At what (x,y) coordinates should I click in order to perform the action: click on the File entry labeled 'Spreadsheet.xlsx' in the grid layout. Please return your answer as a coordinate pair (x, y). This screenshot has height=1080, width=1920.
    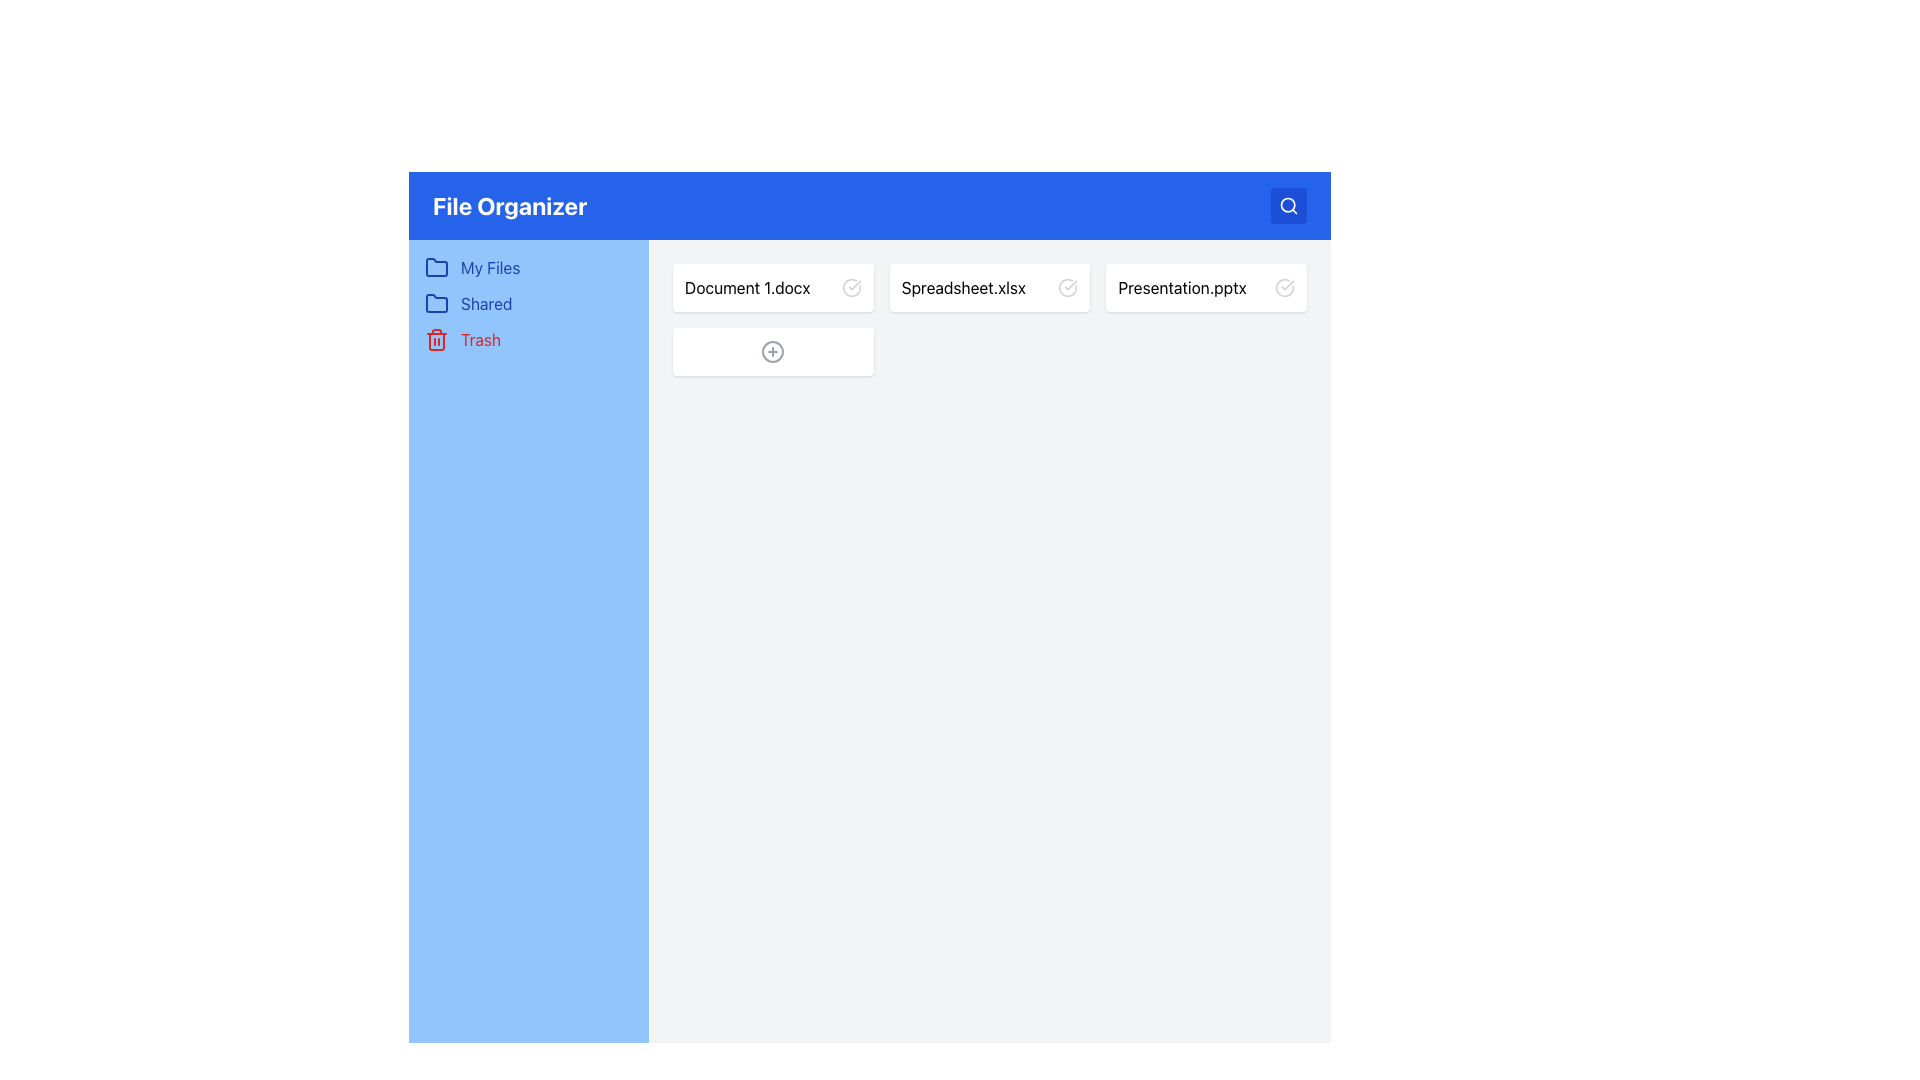
    Looking at the image, I should click on (989, 319).